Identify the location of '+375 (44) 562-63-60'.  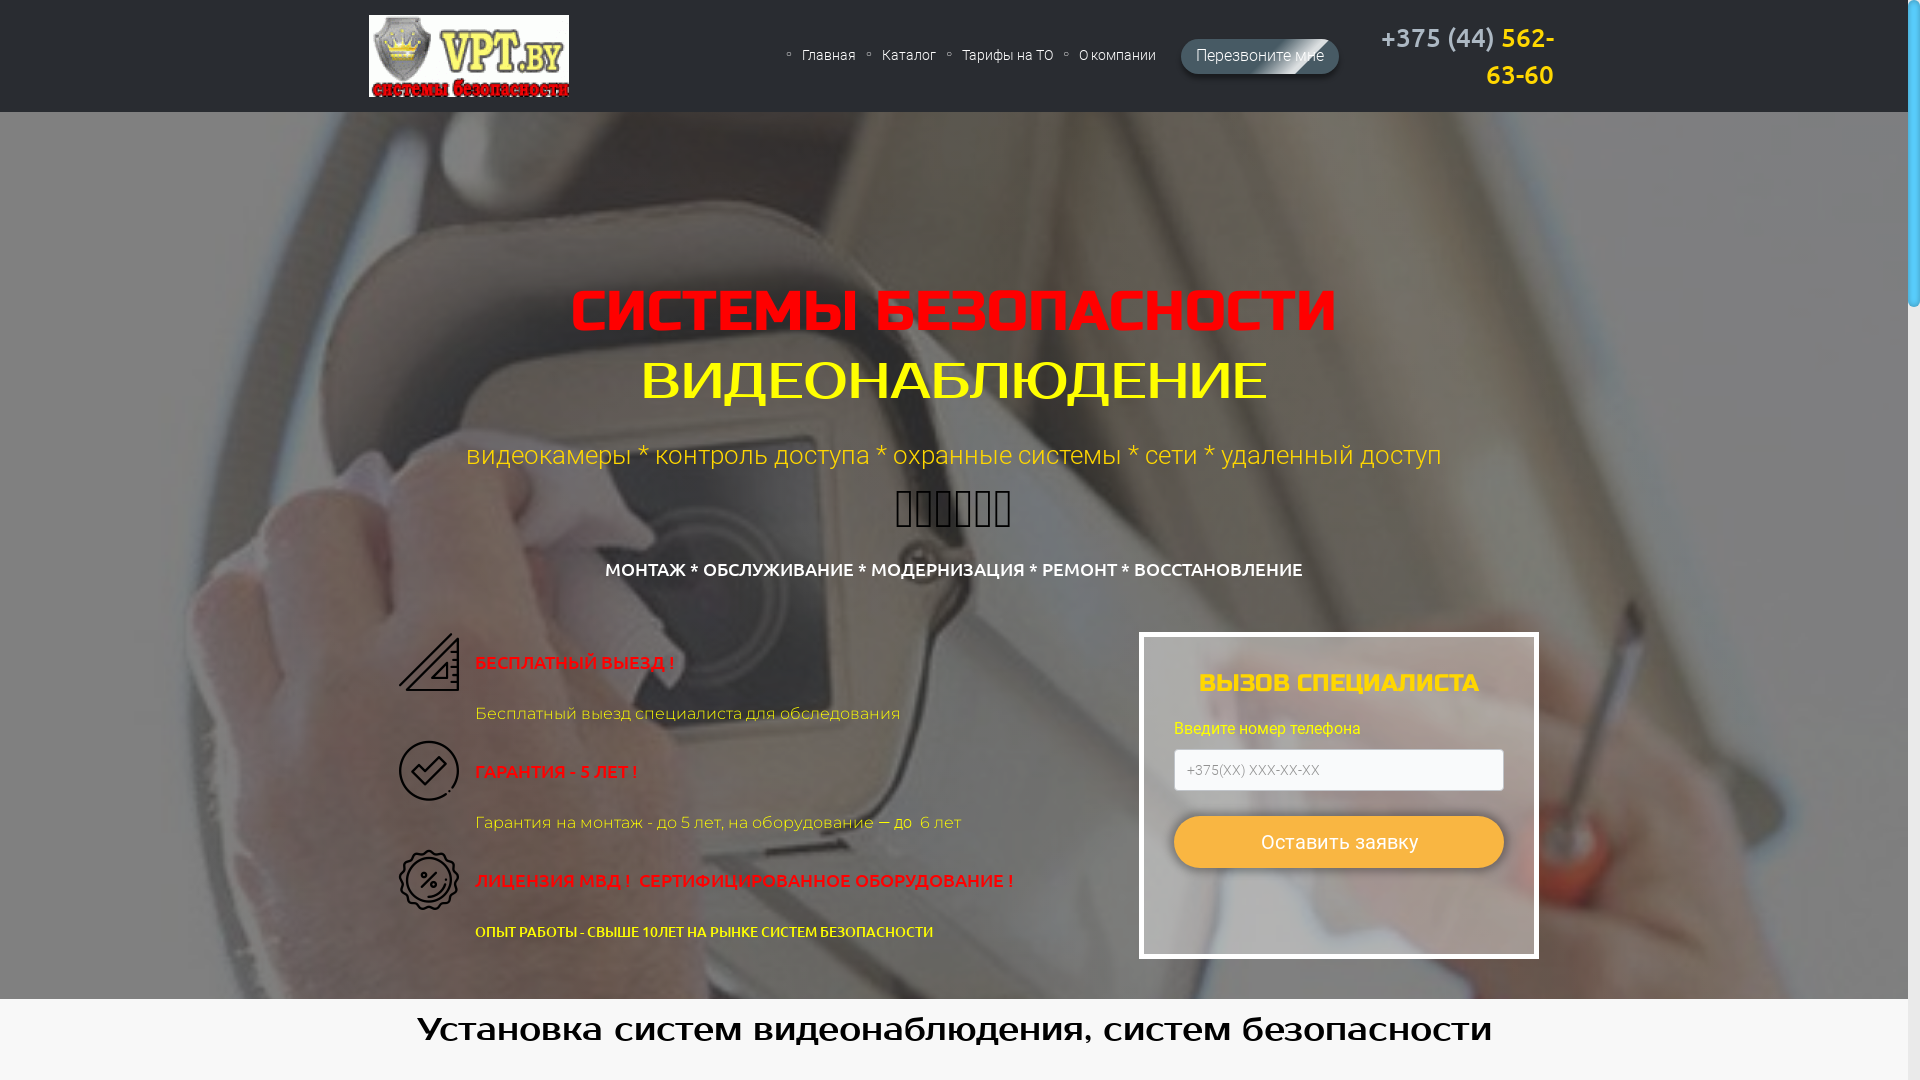
(1454, 55).